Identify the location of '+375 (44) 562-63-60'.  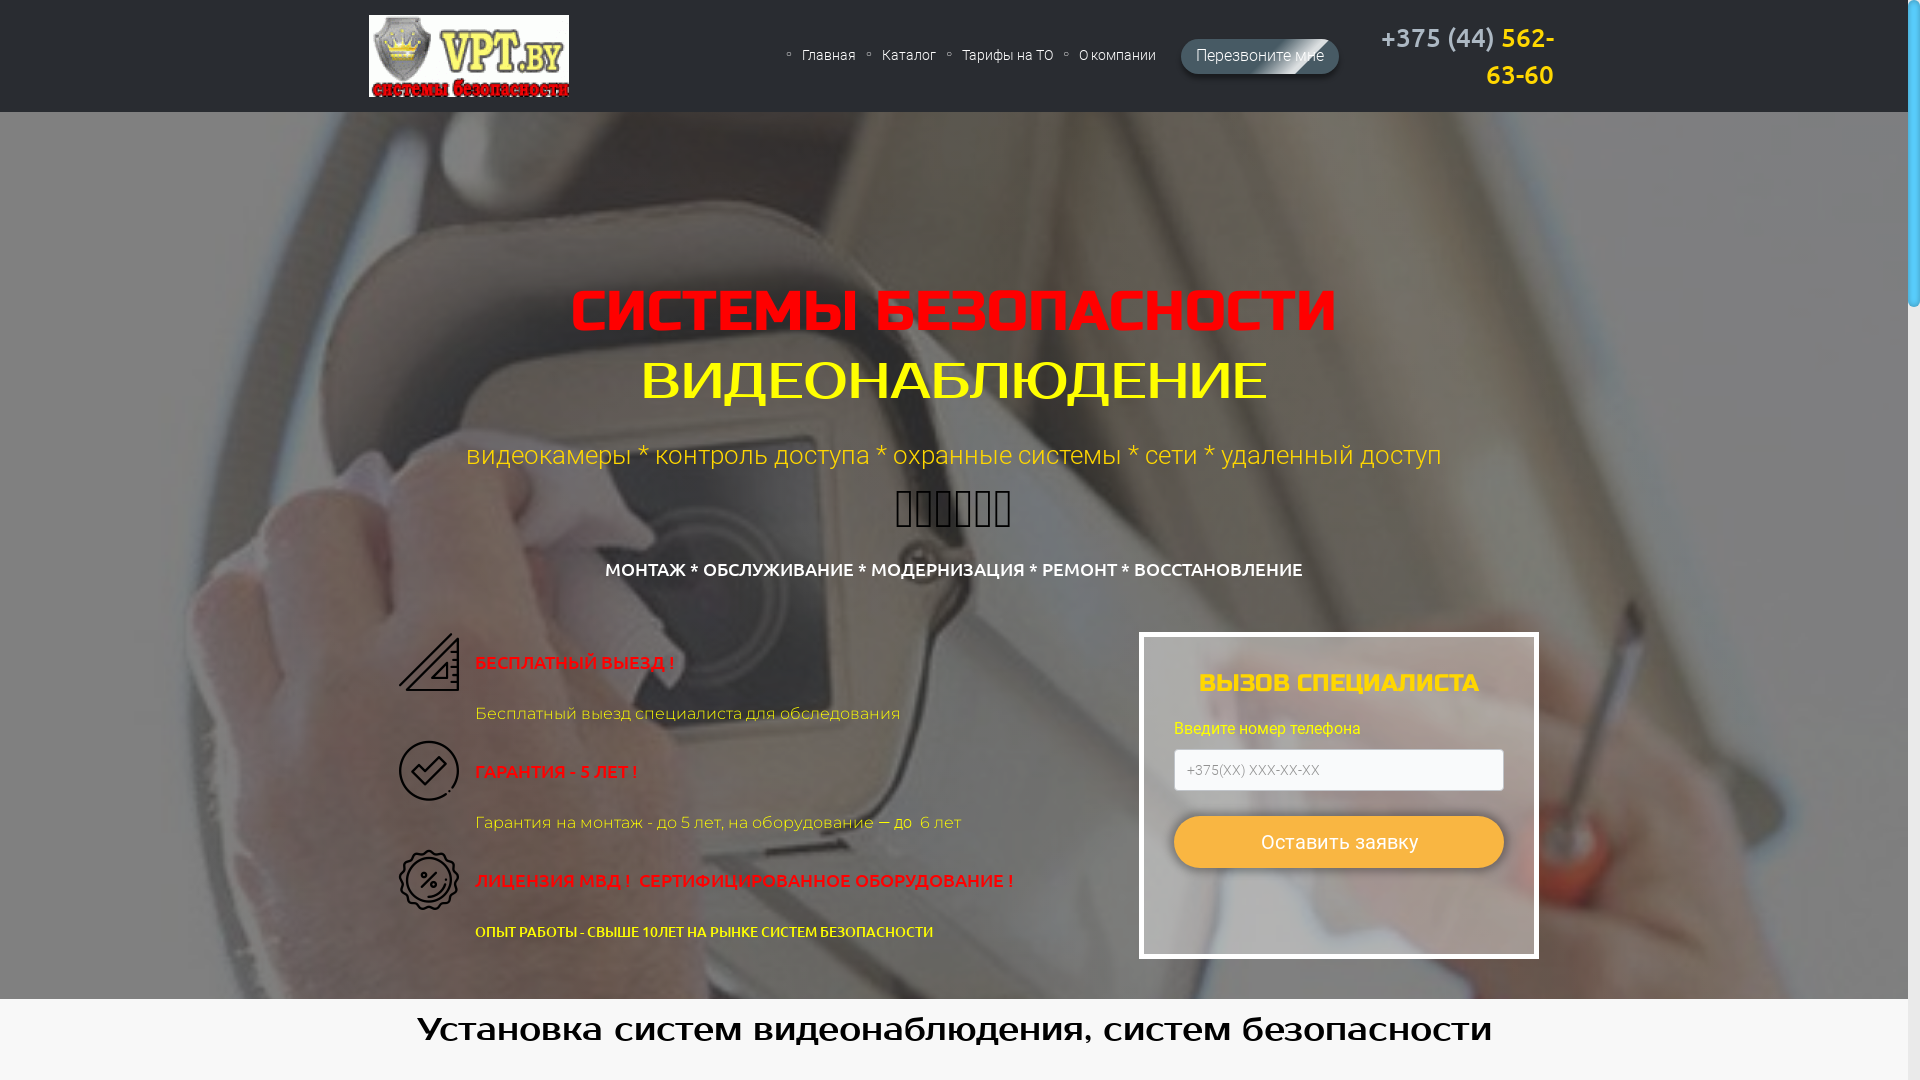
(1454, 55).